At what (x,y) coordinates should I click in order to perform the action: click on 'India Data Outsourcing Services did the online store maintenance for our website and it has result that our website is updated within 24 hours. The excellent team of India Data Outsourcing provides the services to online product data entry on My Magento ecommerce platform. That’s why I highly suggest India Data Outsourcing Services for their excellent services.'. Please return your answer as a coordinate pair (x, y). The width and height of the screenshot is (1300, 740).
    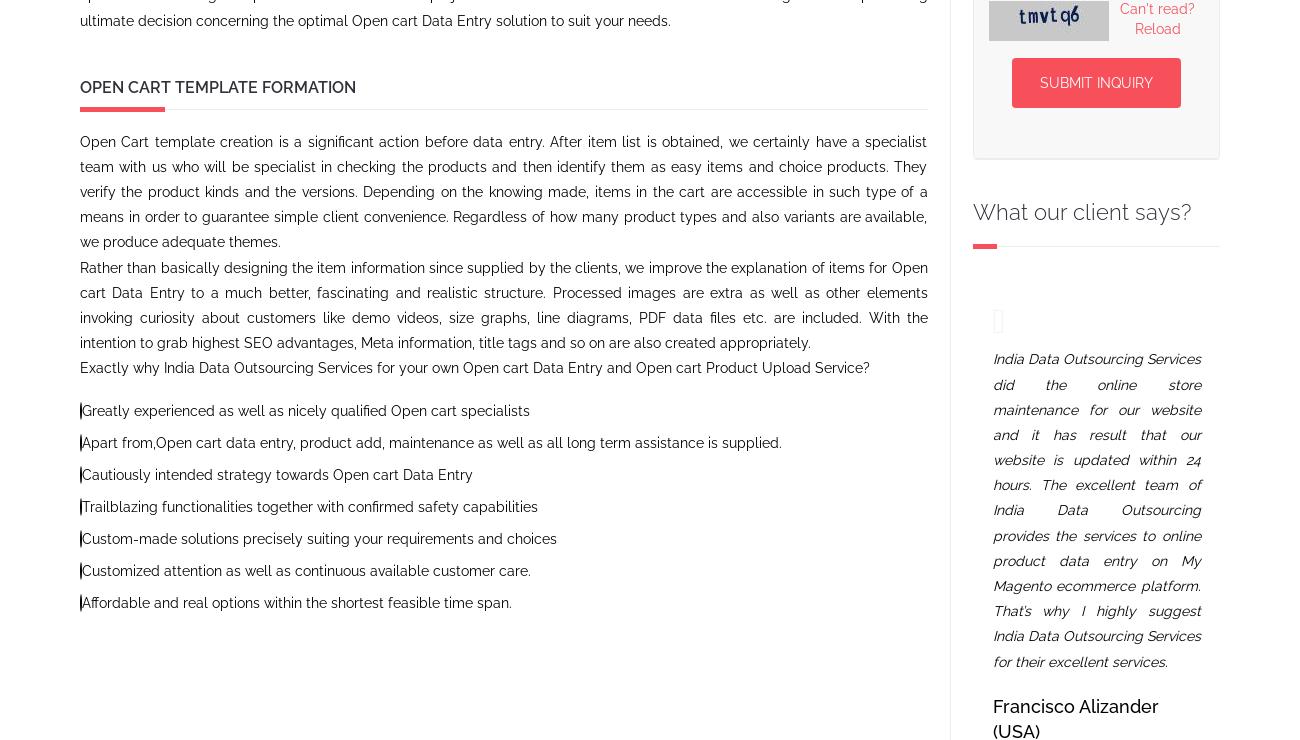
    Looking at the image, I should click on (991, 509).